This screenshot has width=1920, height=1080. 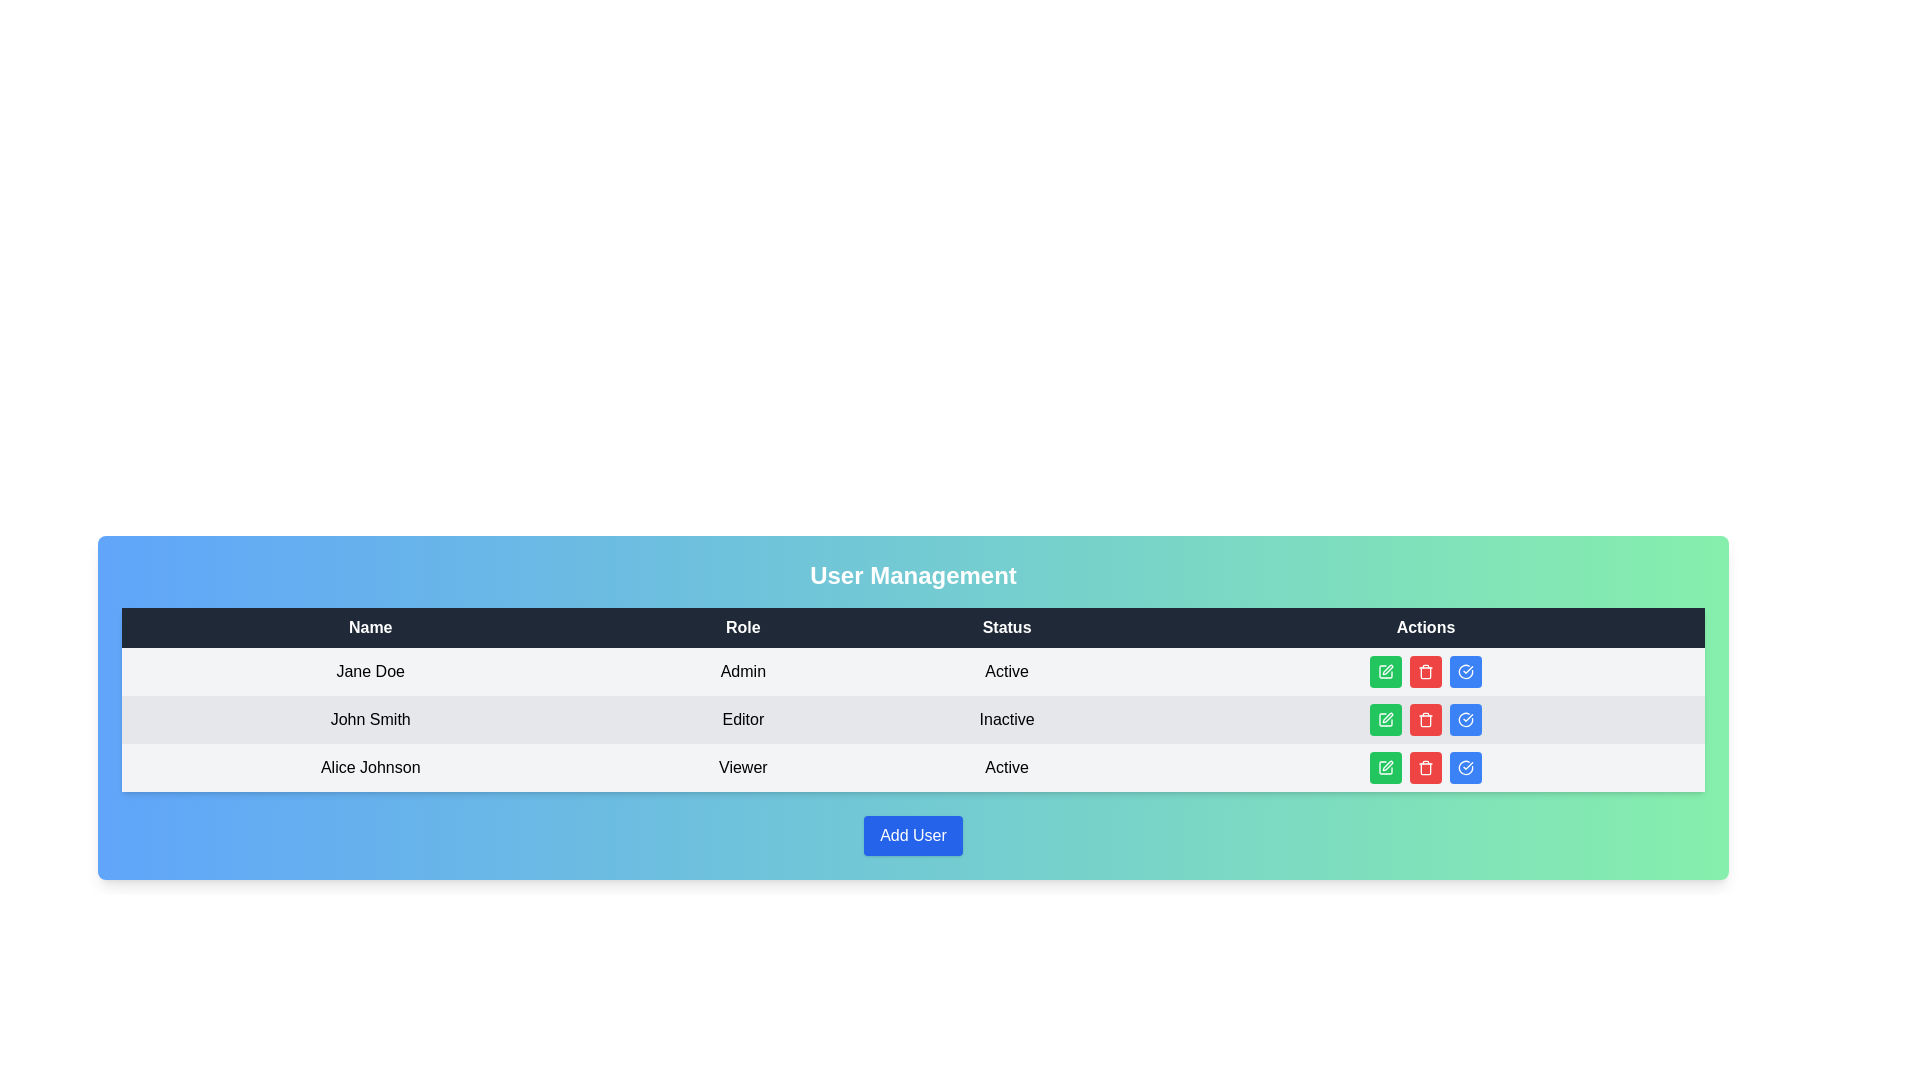 What do you see at coordinates (1385, 766) in the screenshot?
I see `the edit icon button located in the 'Actions' column of the third row of the table to initiate the edit action` at bounding box center [1385, 766].